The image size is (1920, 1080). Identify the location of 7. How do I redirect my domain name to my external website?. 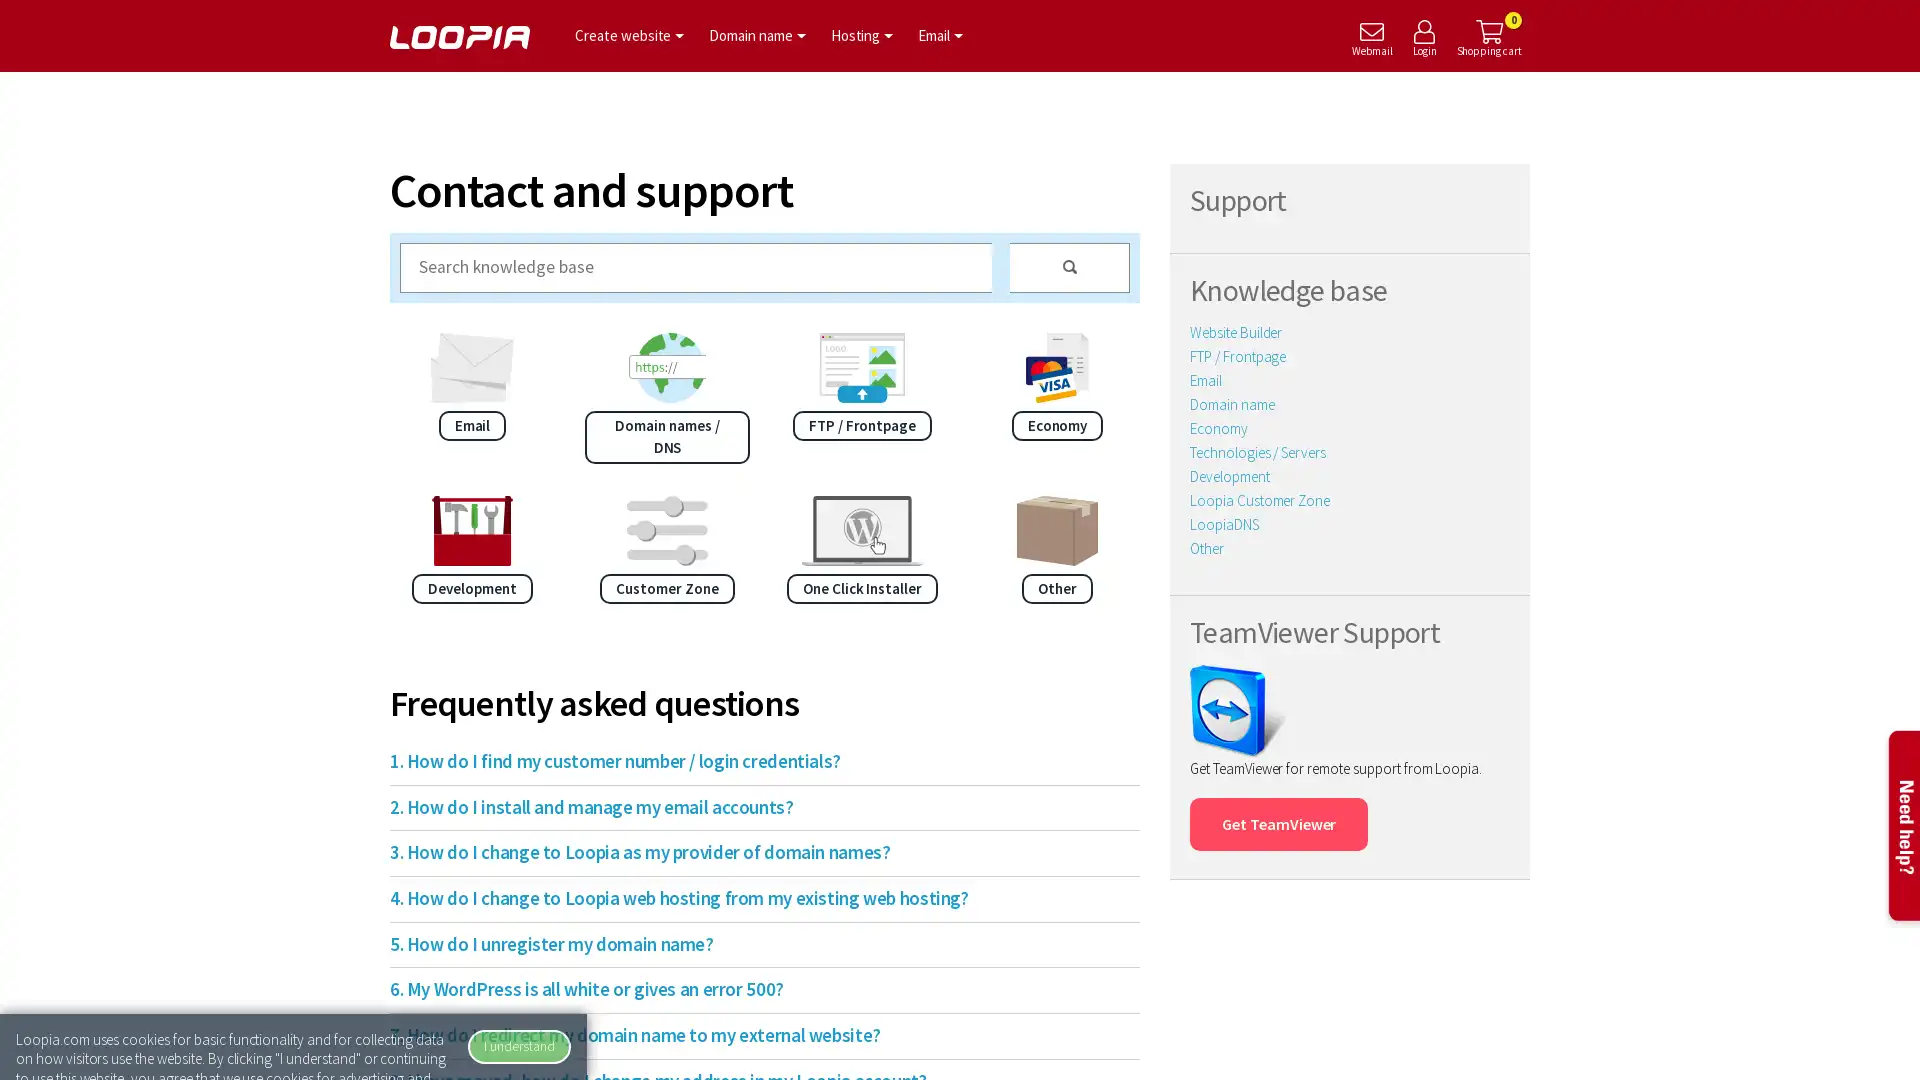
(753, 1035).